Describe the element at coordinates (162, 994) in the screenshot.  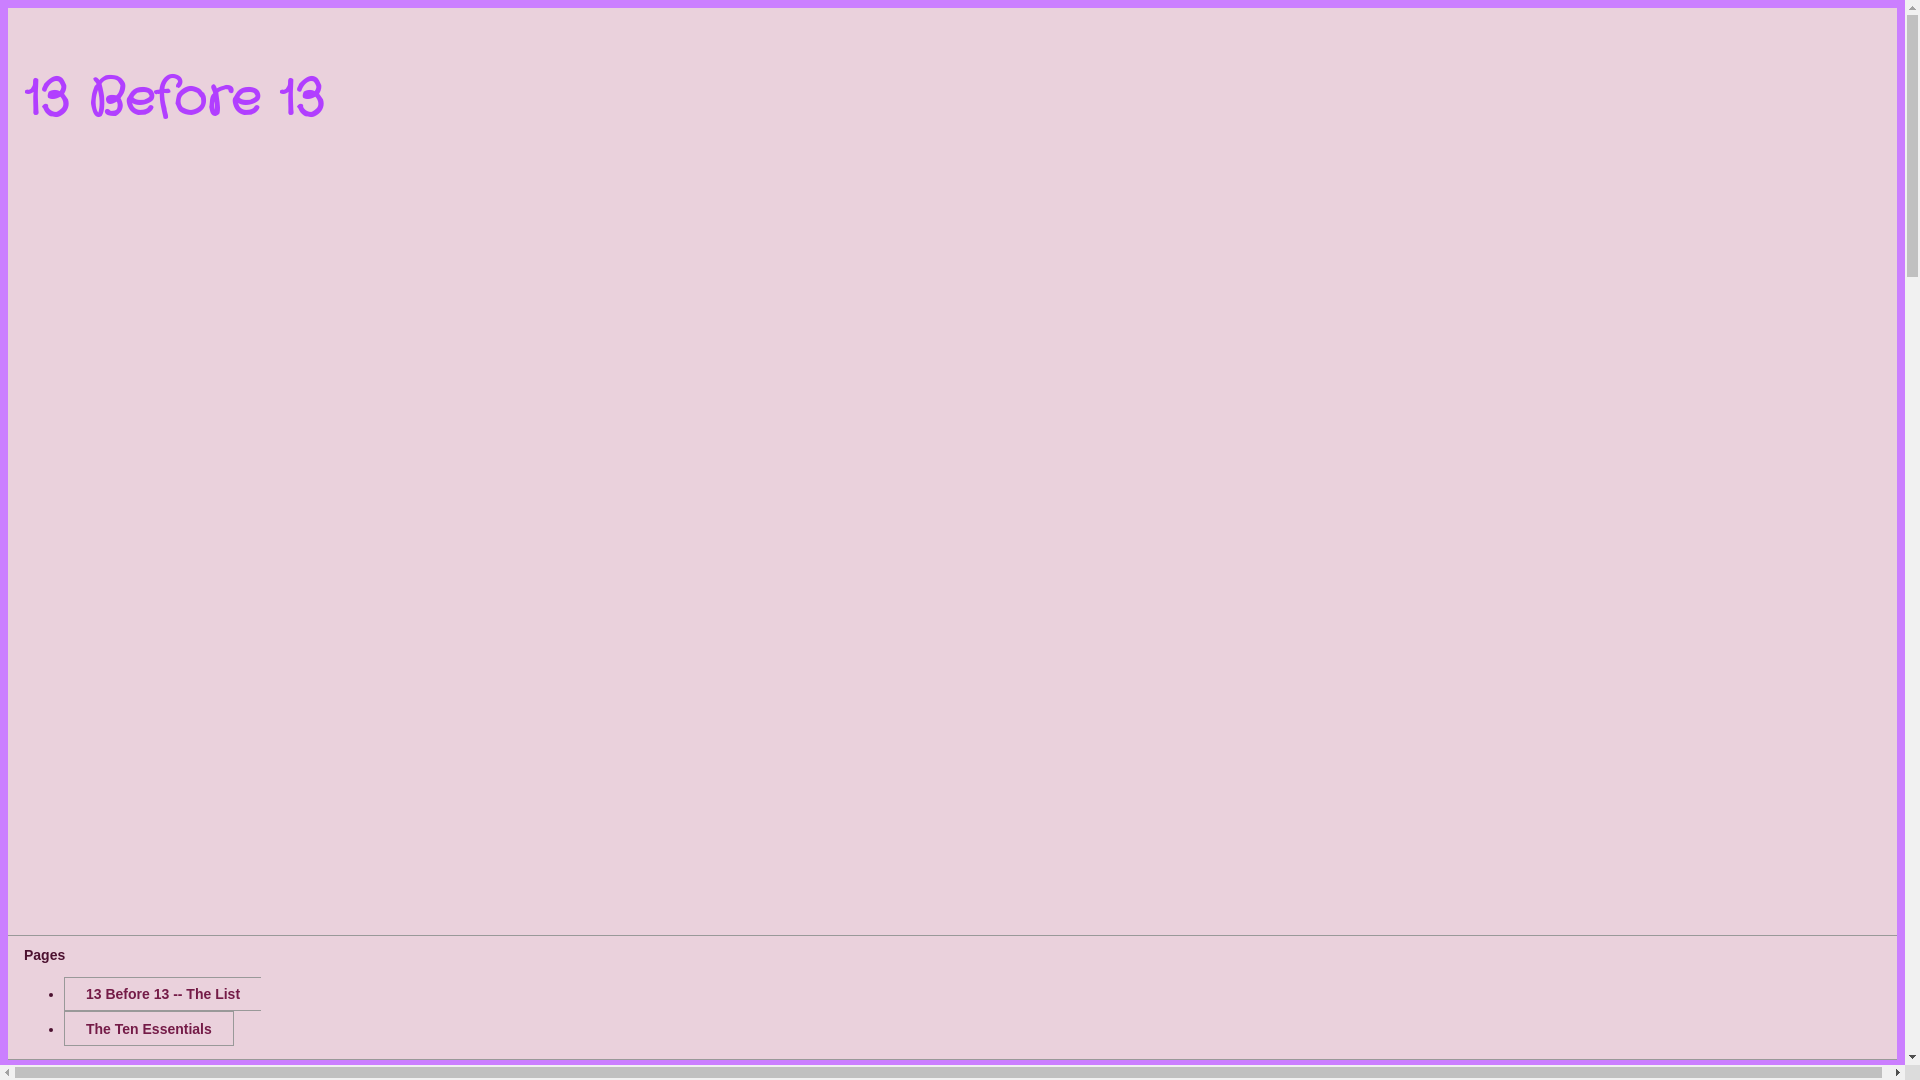
I see `'13 Before 13 -- The List'` at that location.